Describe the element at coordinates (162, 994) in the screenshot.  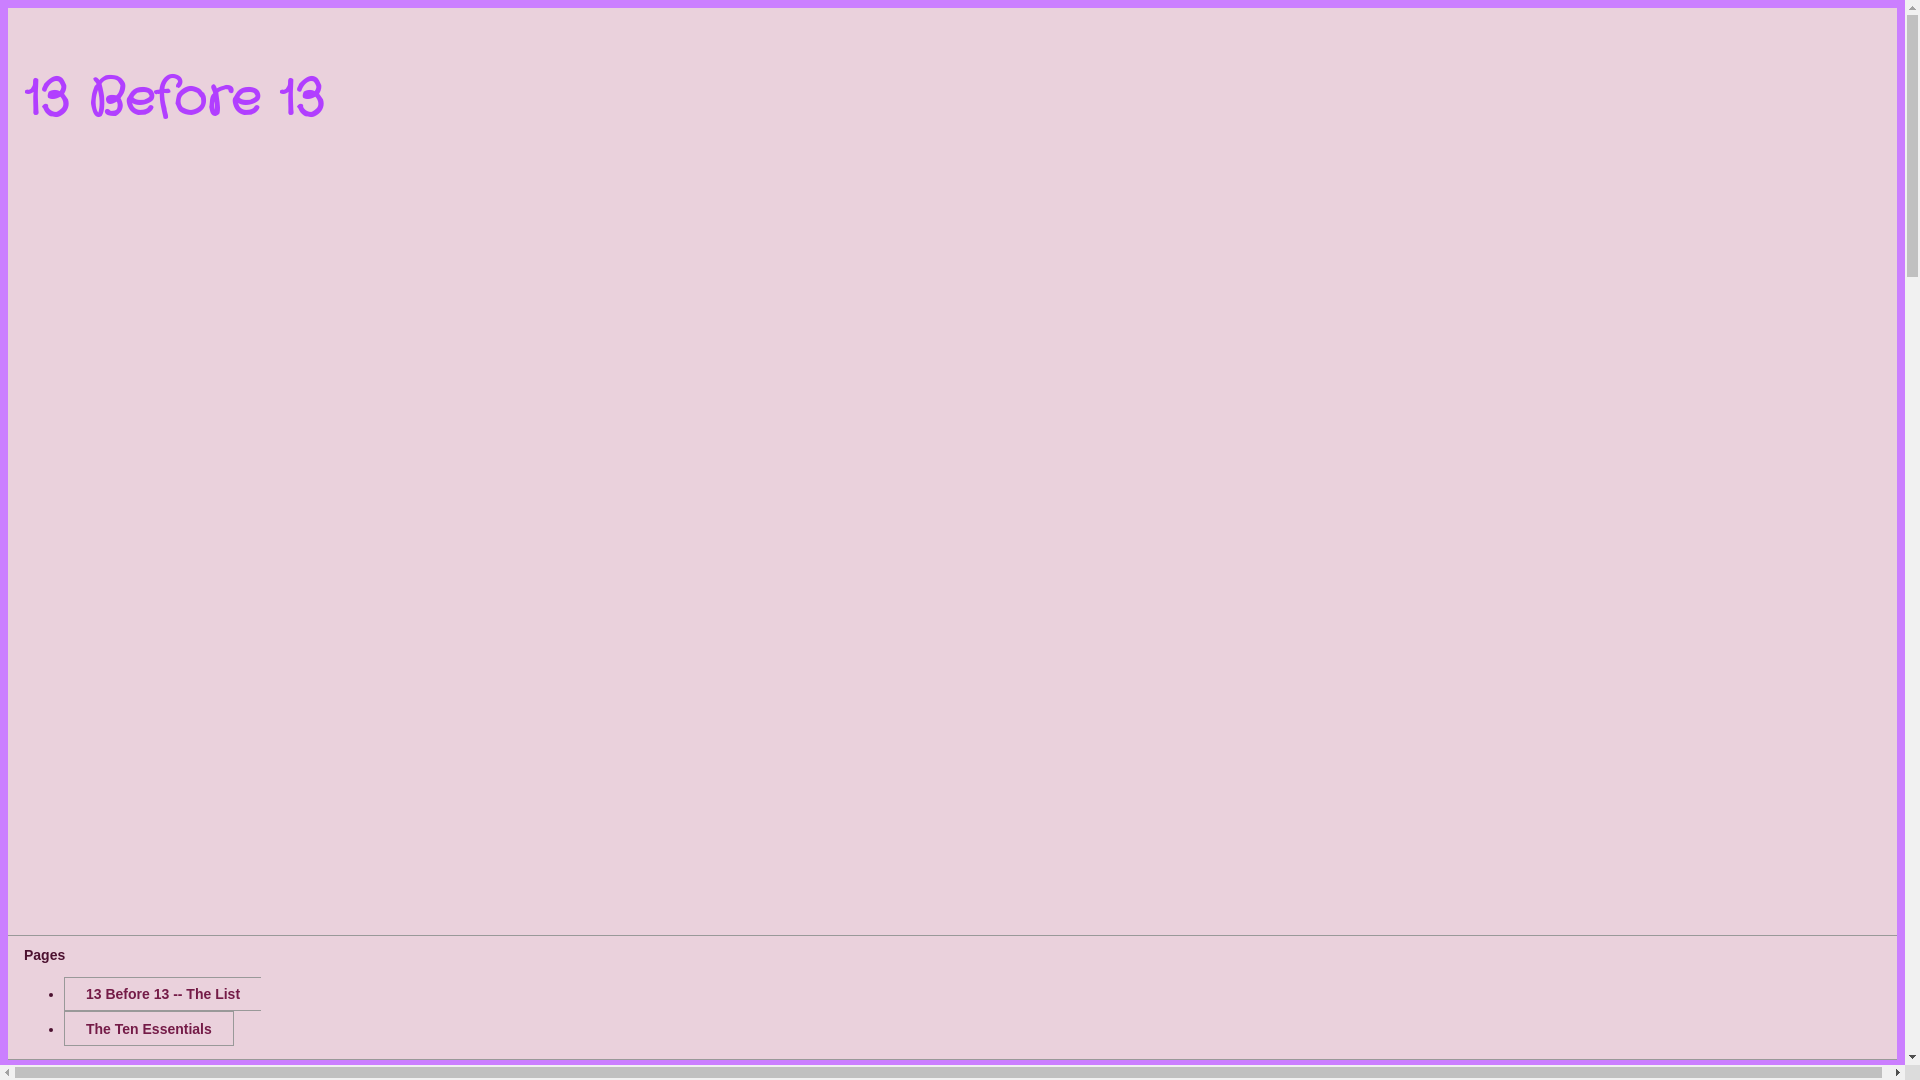
I see `'13 Before 13 -- The List'` at that location.